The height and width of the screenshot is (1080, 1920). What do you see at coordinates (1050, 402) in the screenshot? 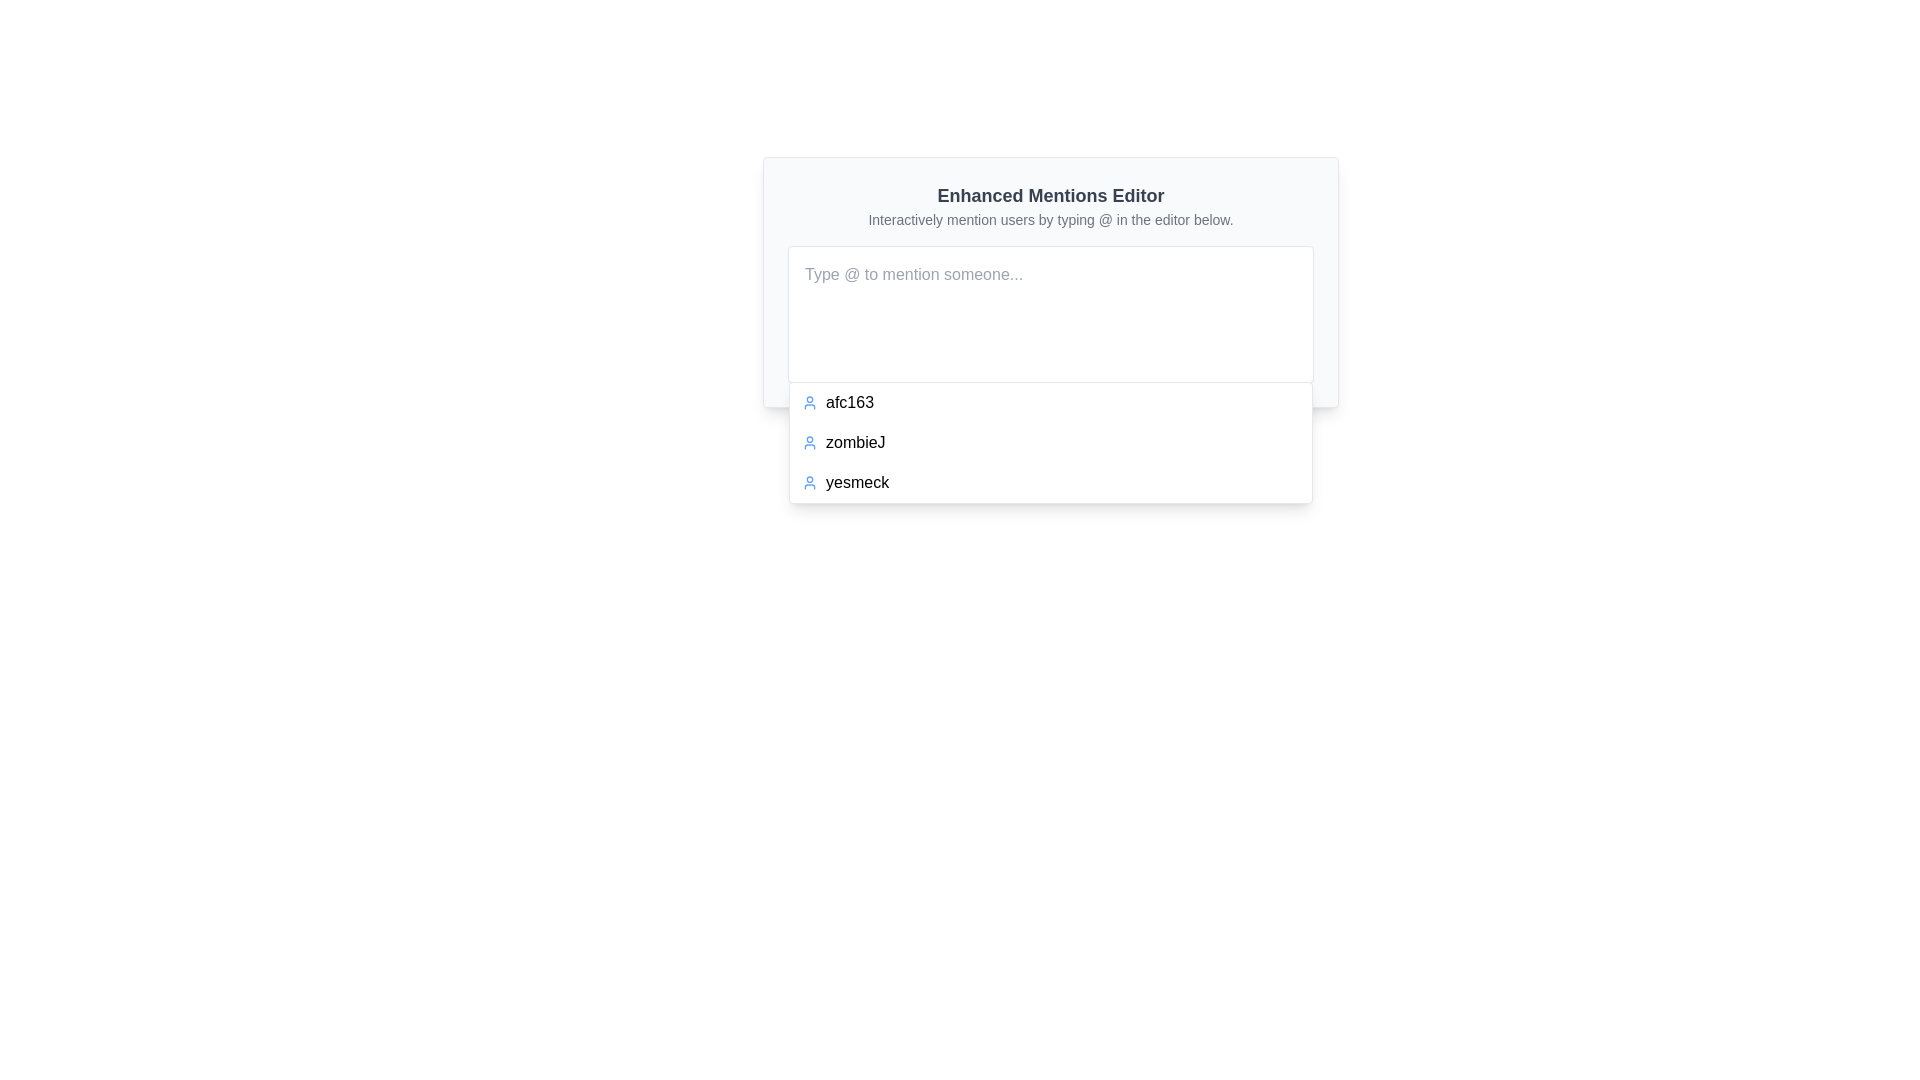
I see `the first entry in the dropdown menu that allows the user to select 'afc163'` at bounding box center [1050, 402].